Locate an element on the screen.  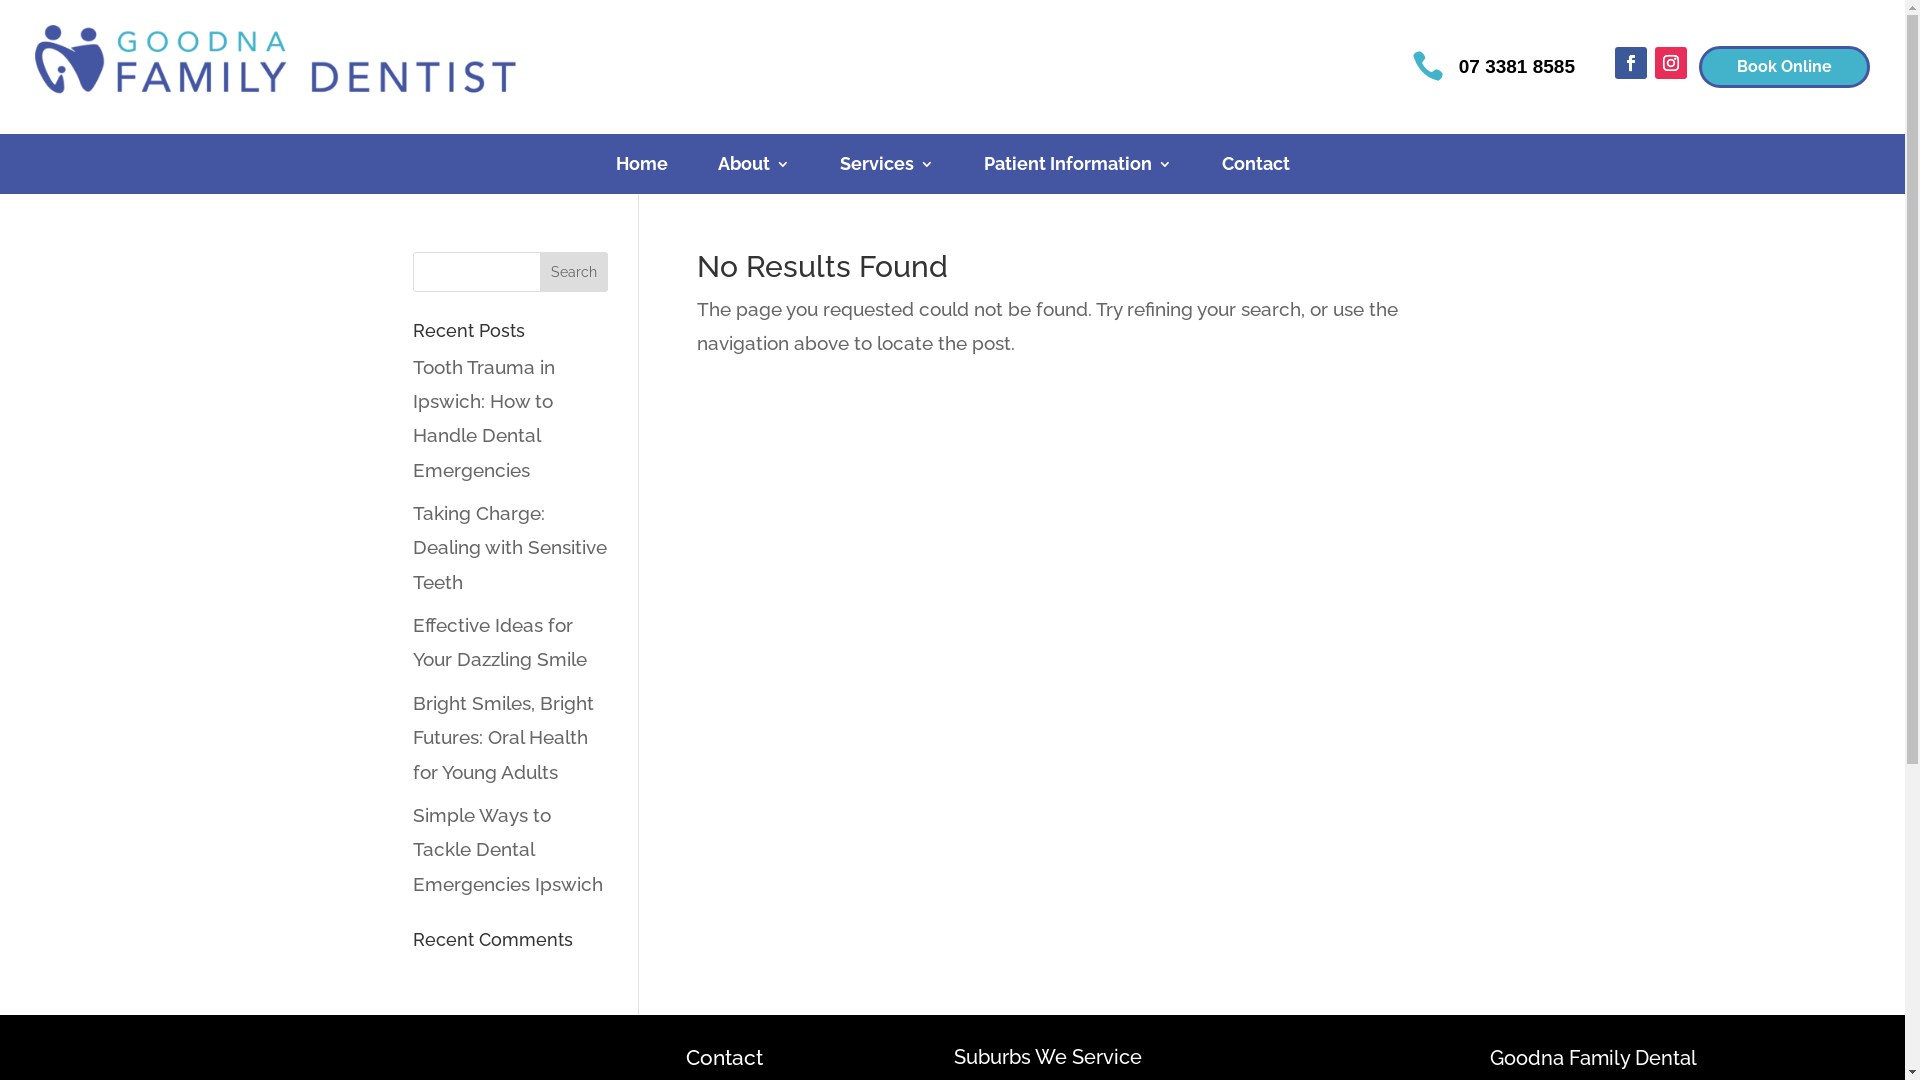
'About' is located at coordinates (718, 167).